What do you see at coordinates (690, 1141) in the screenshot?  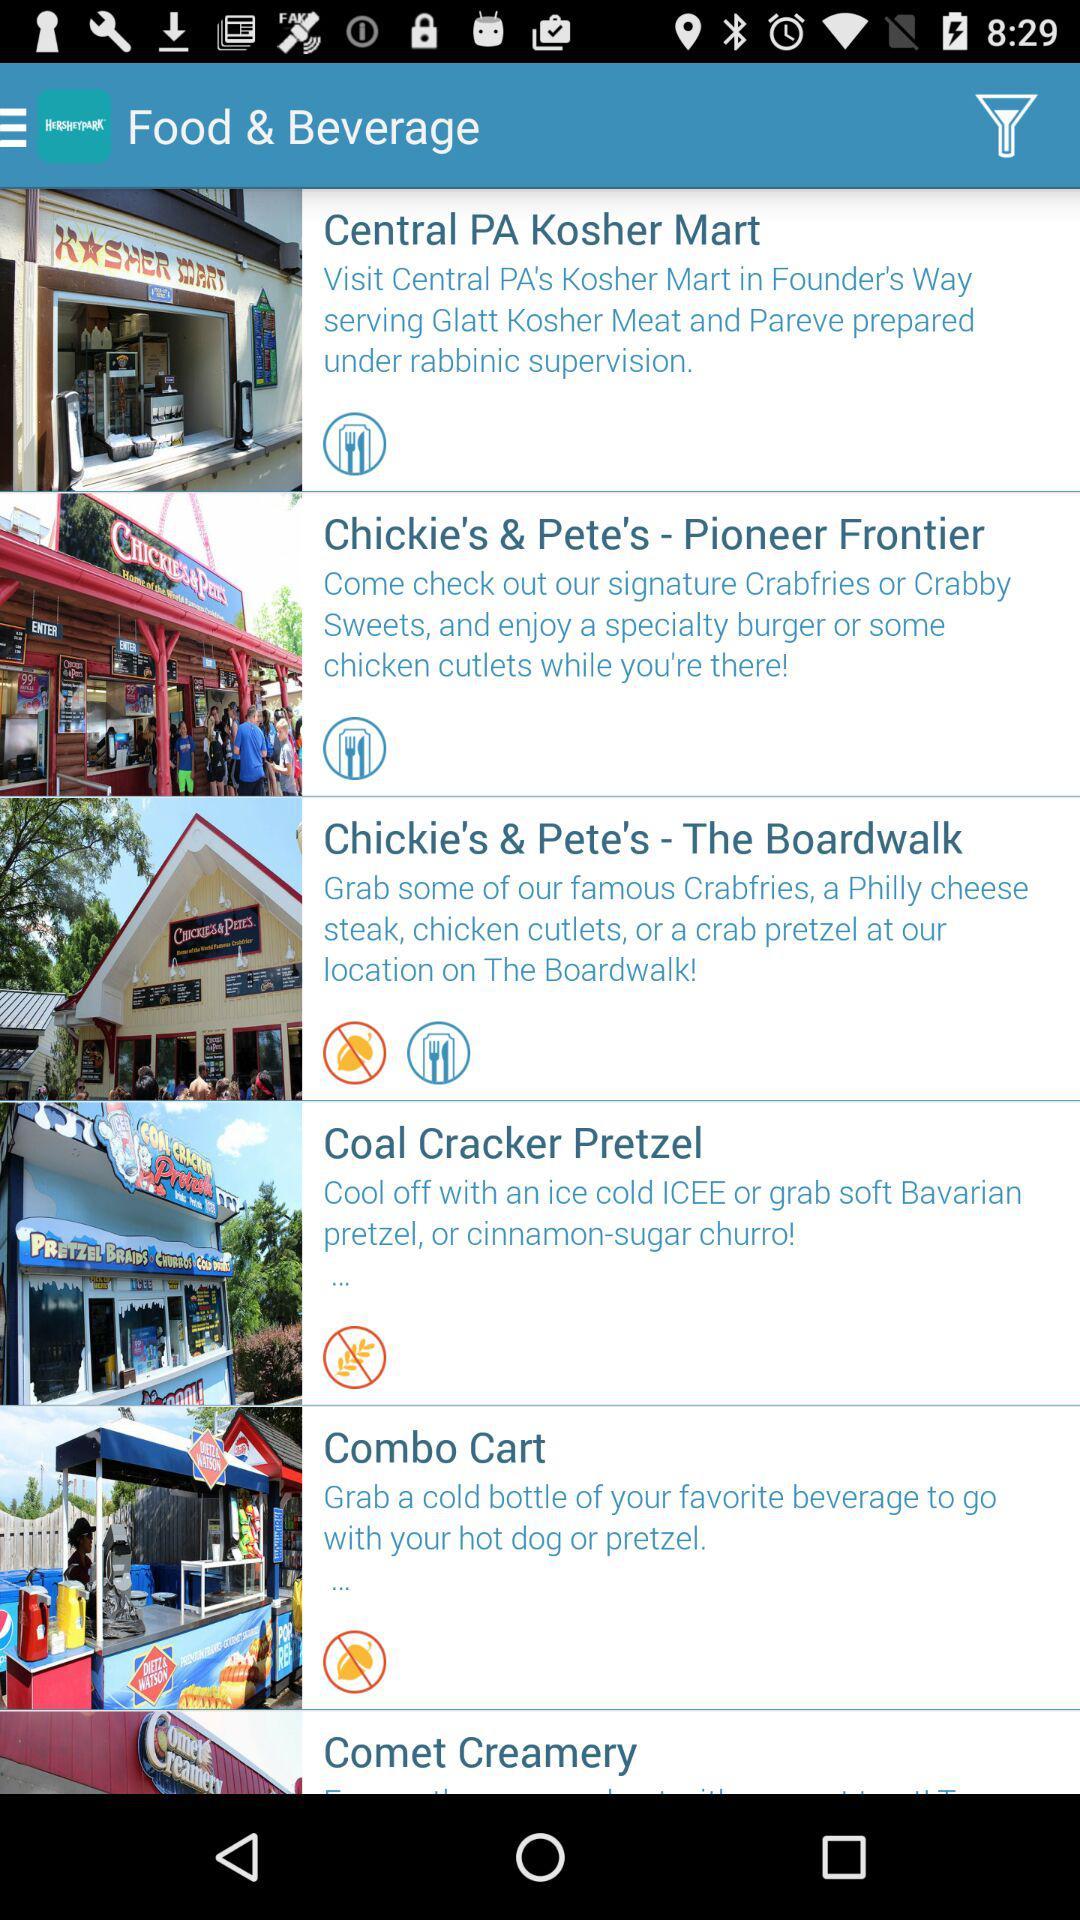 I see `the icon above cool off with icon` at bounding box center [690, 1141].